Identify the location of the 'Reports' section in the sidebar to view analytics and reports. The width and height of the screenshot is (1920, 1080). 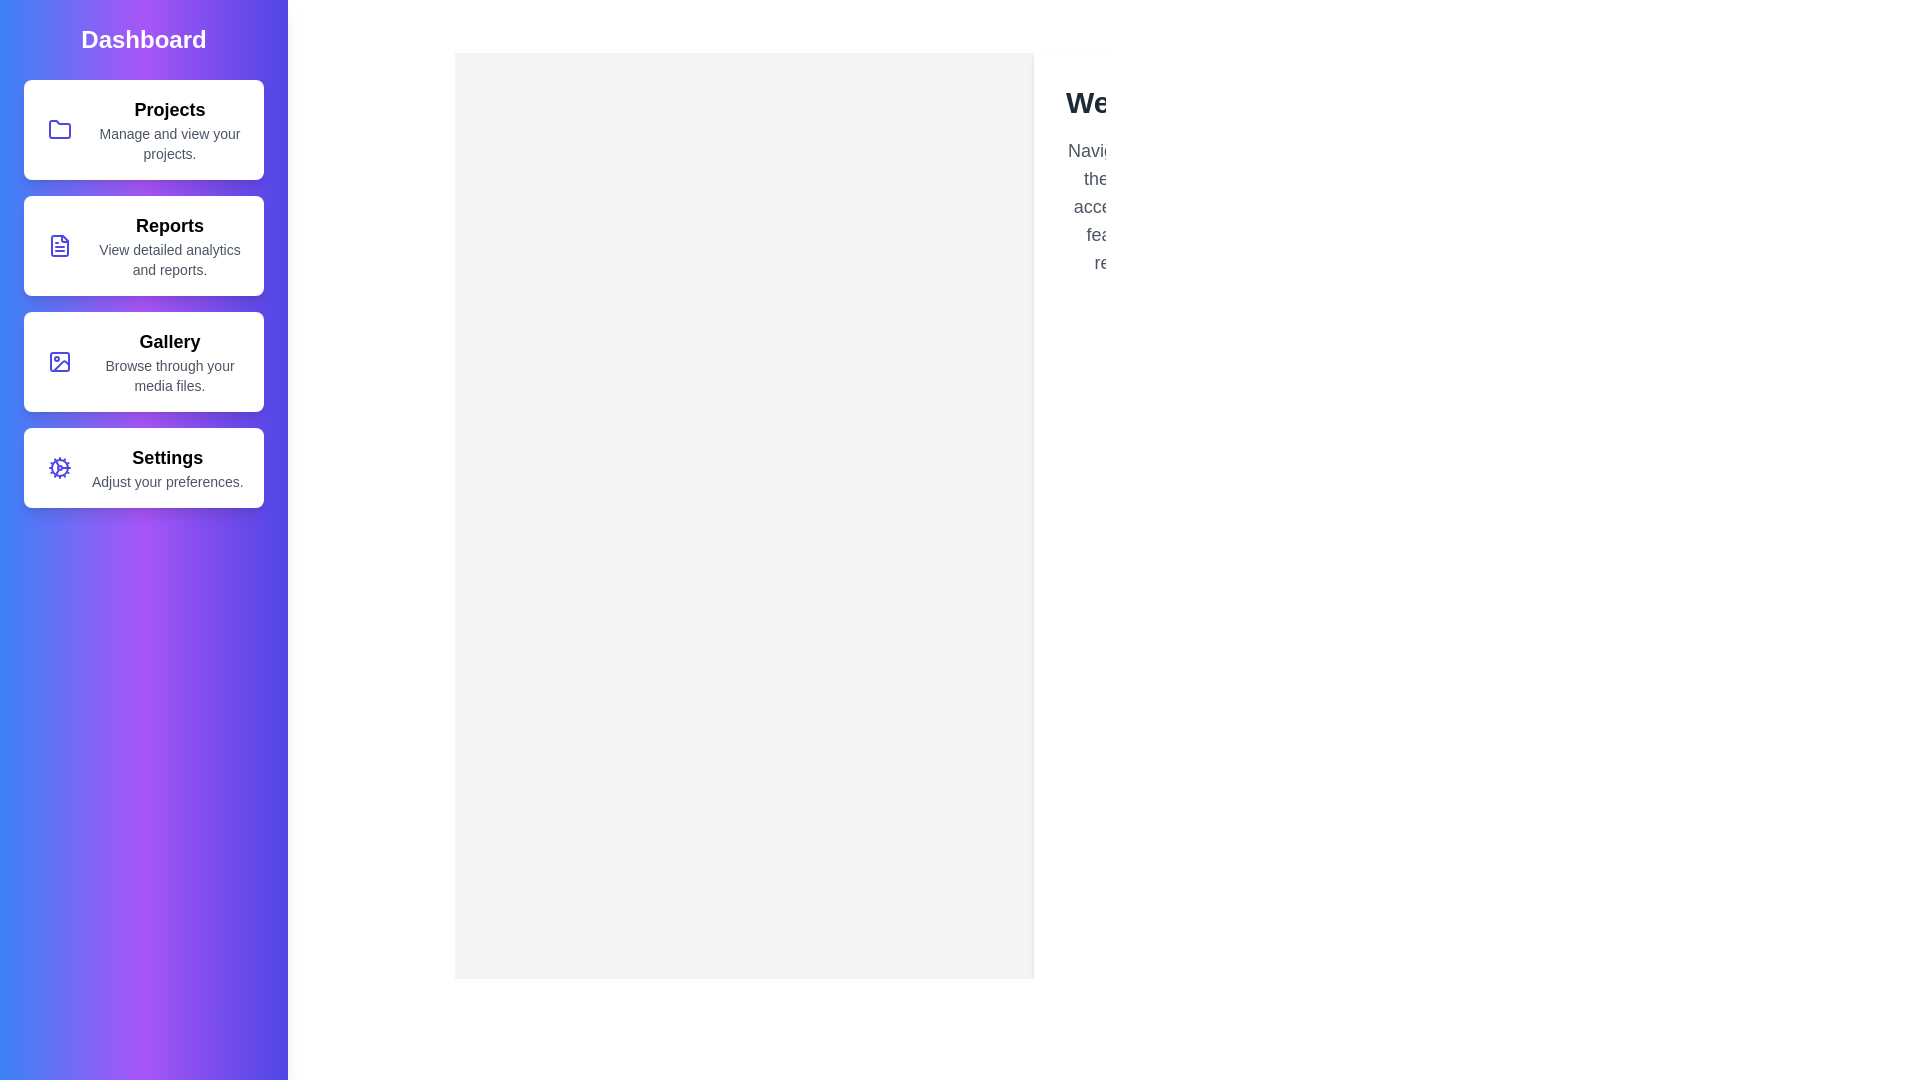
(143, 245).